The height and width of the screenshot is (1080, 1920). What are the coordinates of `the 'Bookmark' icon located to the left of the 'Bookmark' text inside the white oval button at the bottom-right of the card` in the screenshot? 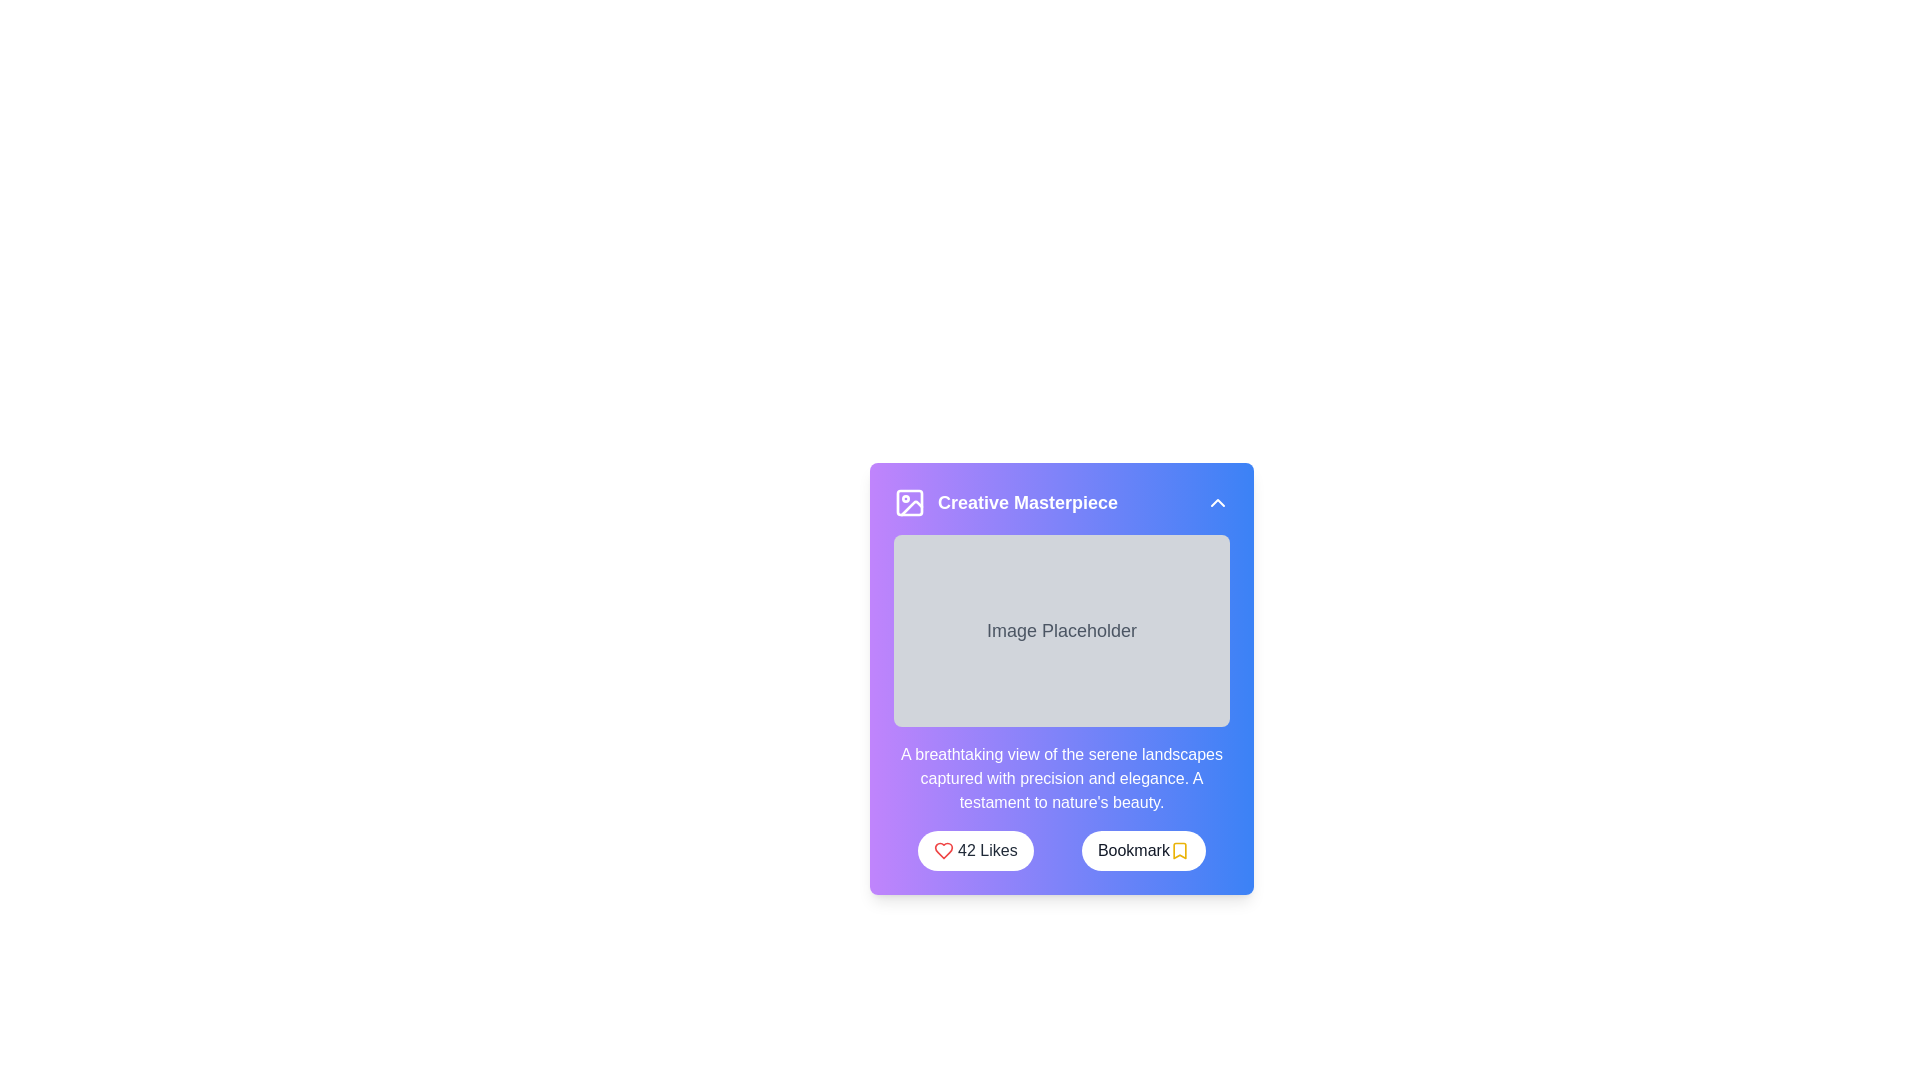 It's located at (1179, 851).